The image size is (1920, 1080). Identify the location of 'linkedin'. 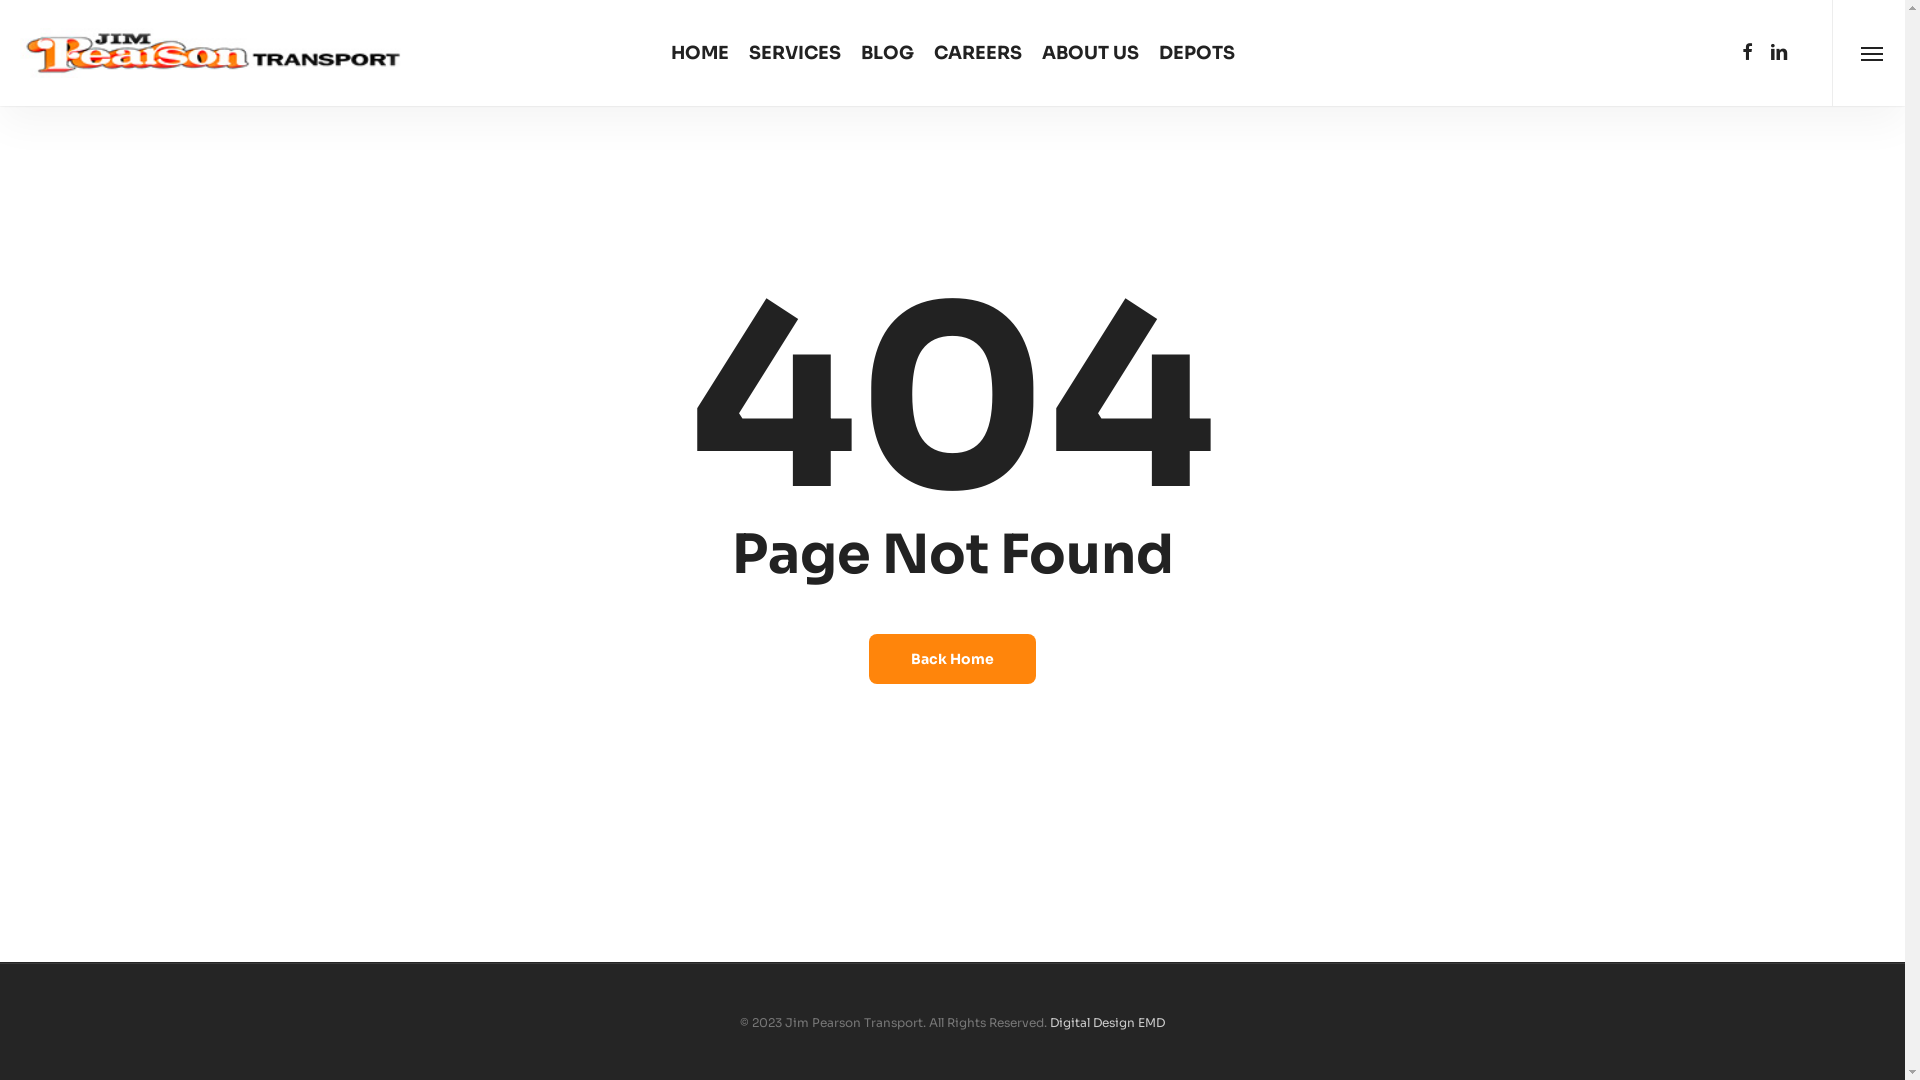
(1779, 52).